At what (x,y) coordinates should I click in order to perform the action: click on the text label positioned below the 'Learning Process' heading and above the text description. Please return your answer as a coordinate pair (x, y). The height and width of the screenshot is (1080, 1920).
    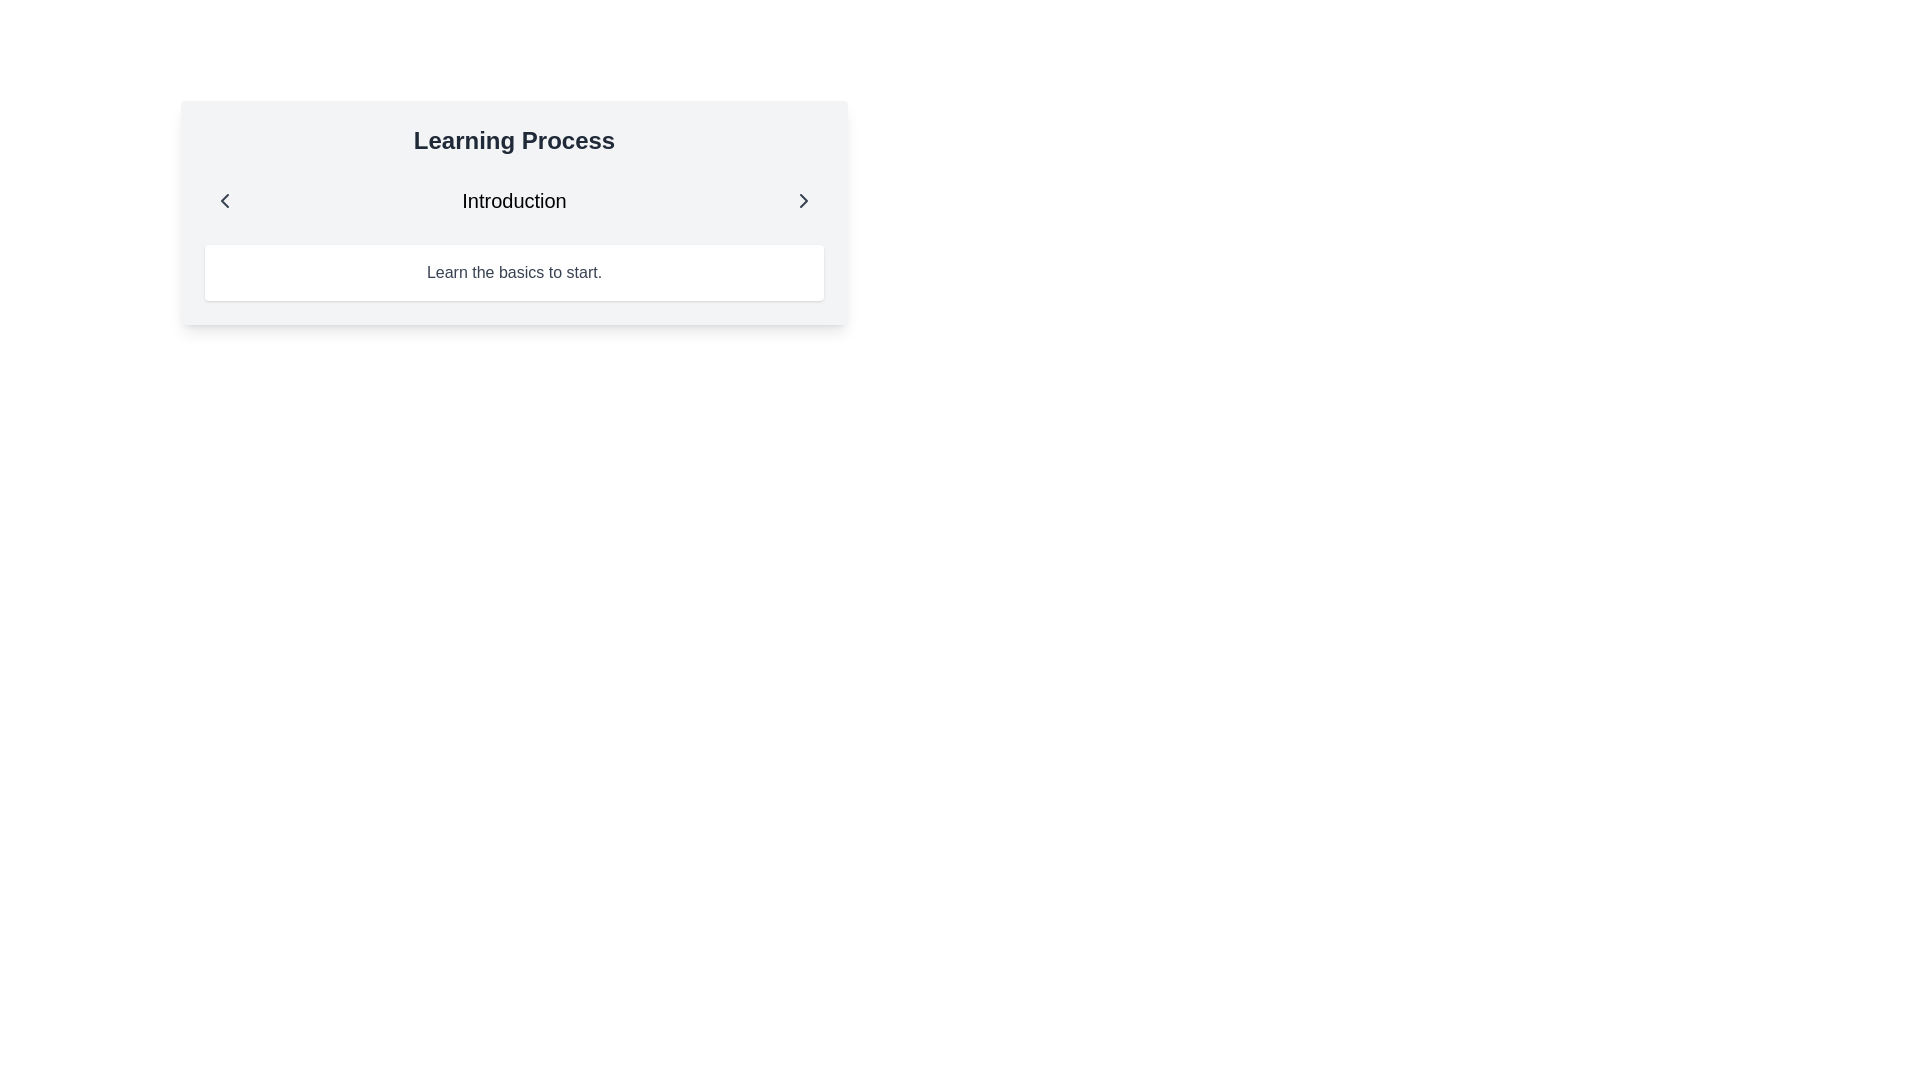
    Looking at the image, I should click on (514, 200).